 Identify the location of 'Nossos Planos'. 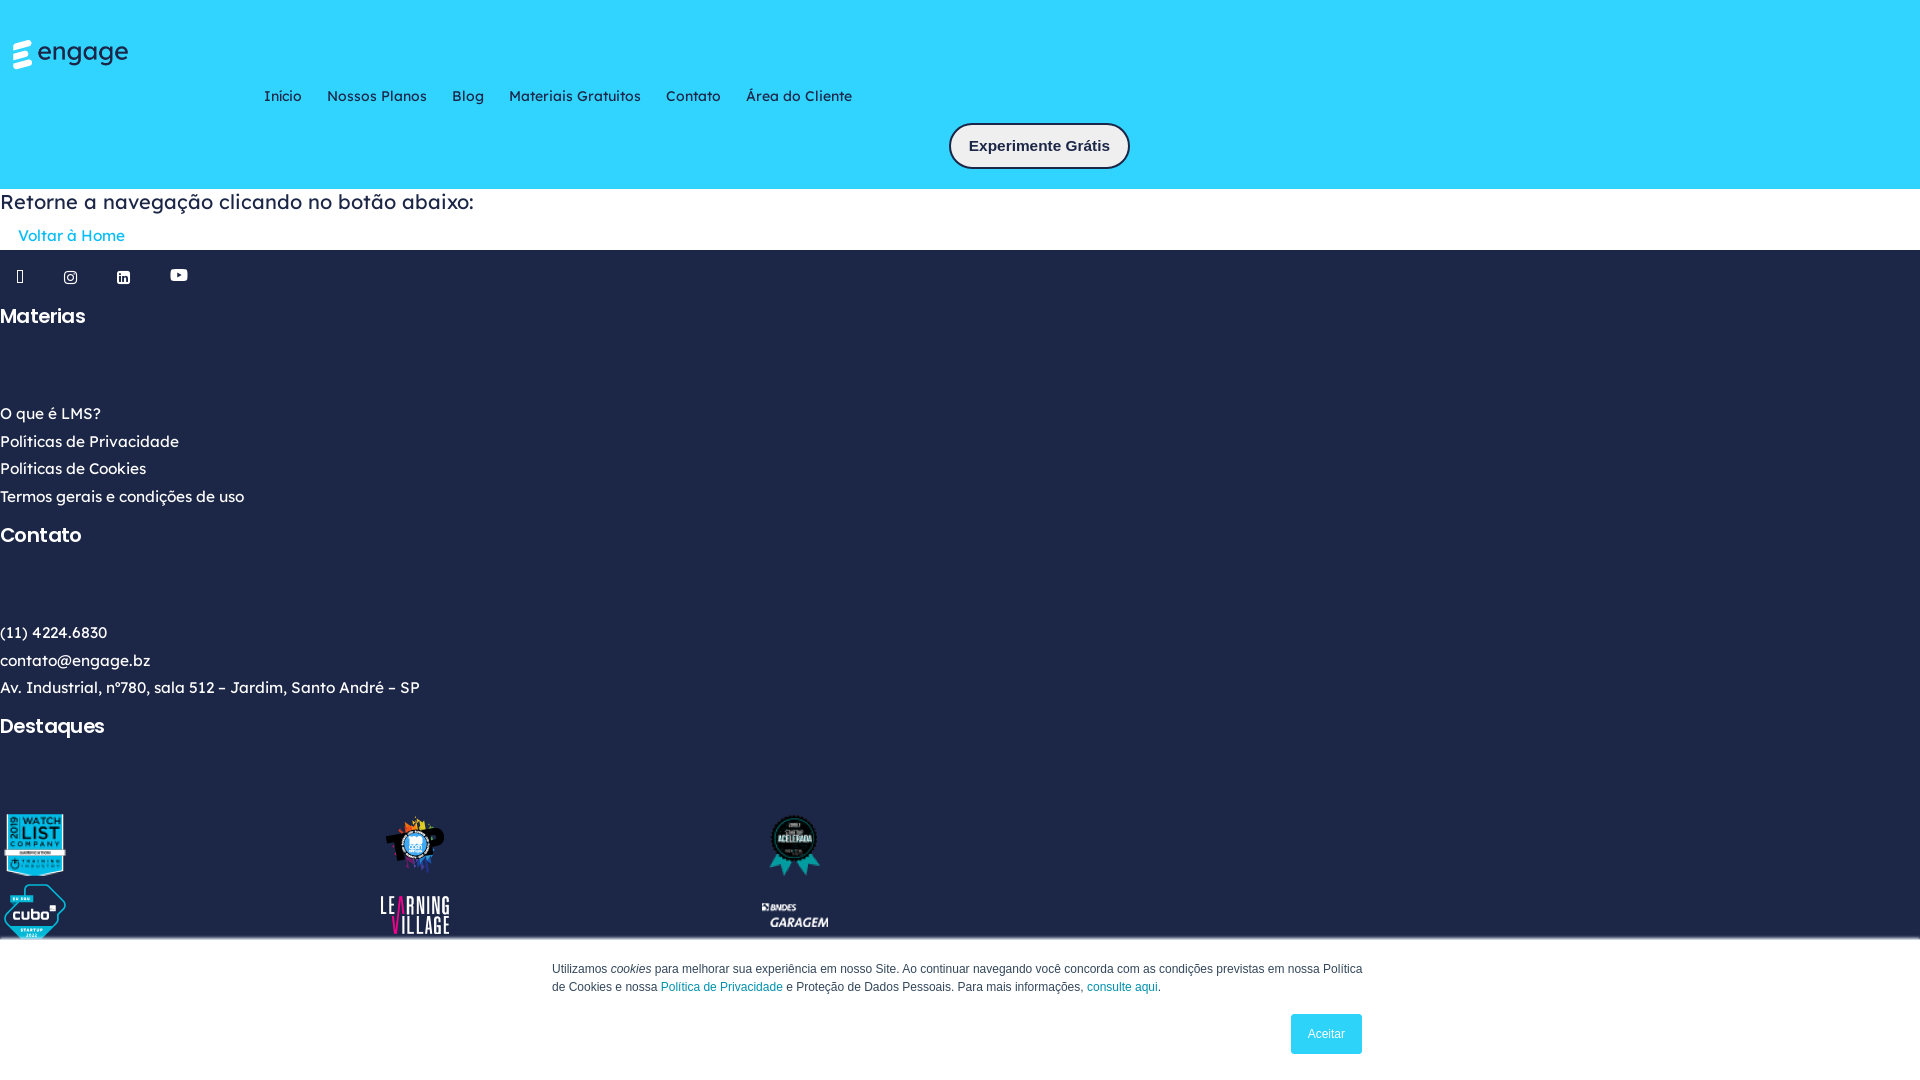
(375, 96).